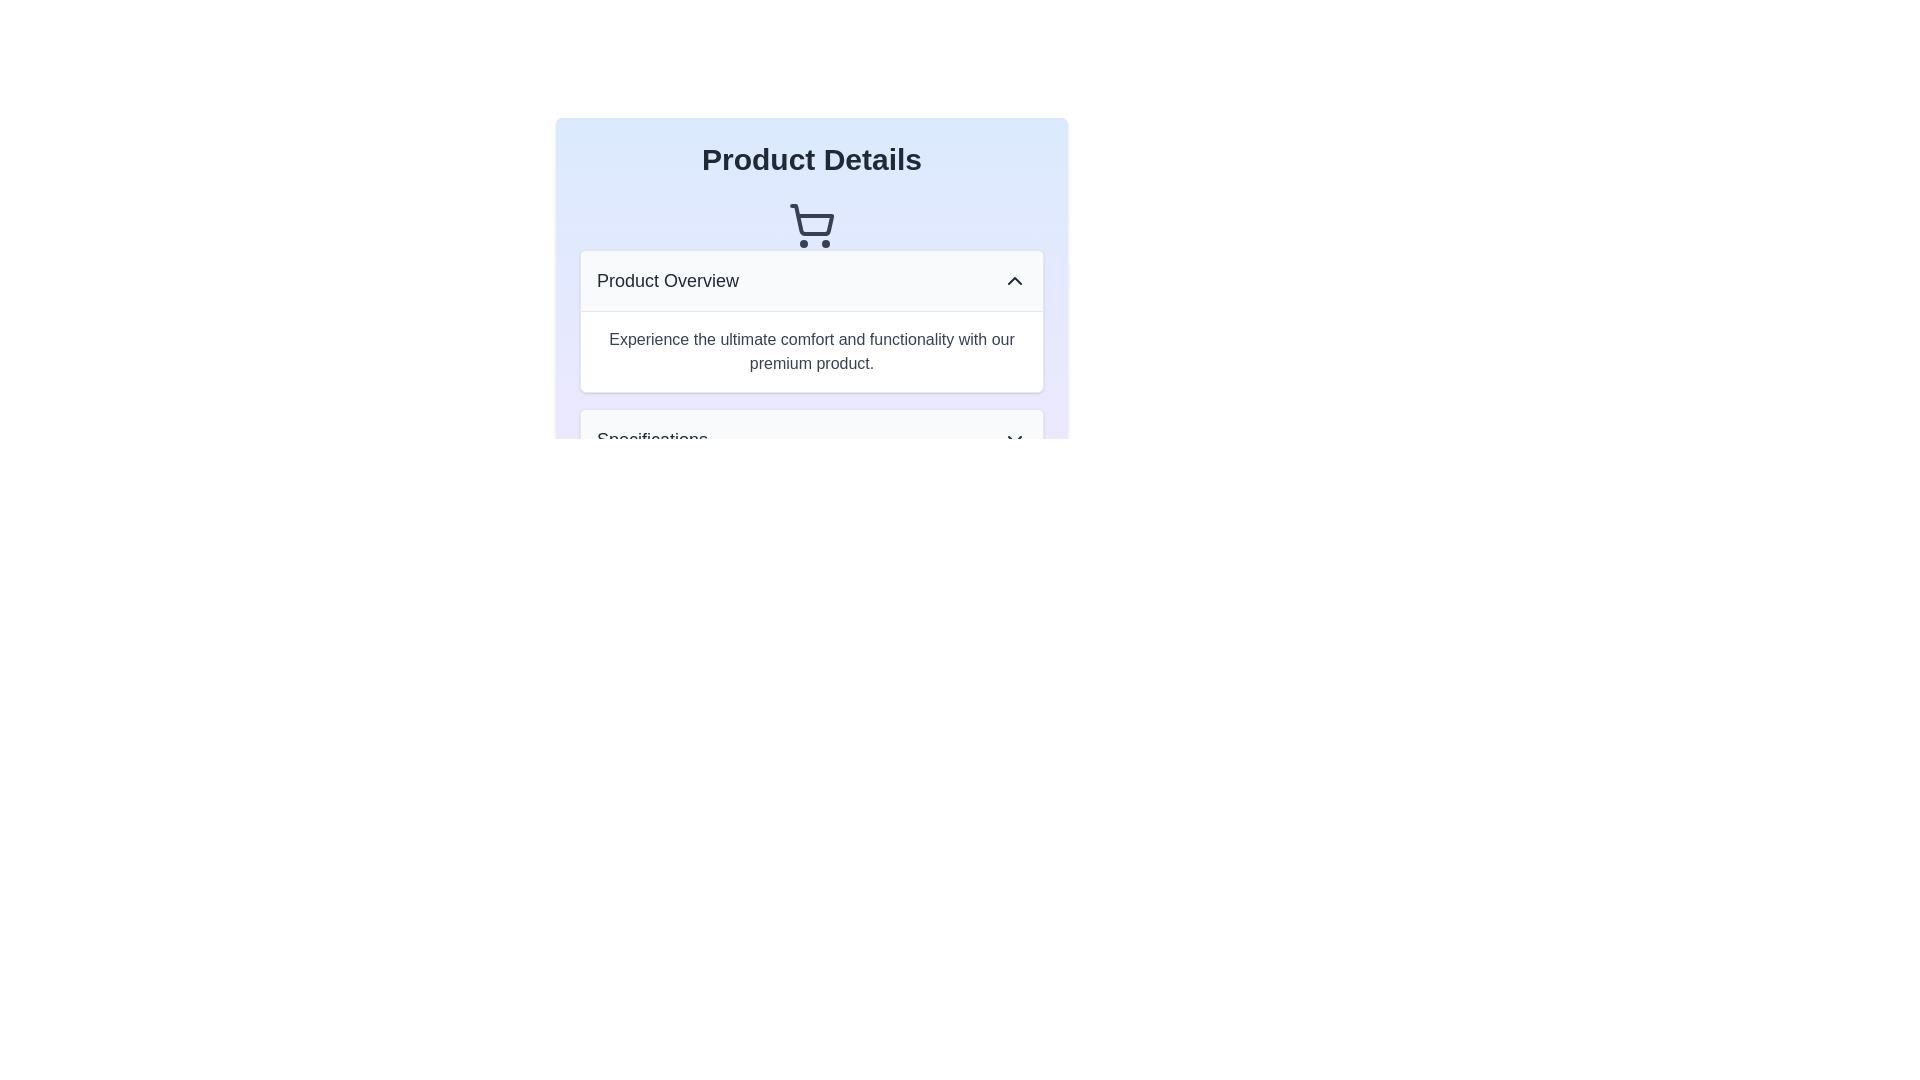 This screenshot has width=1920, height=1080. I want to click on text content of the textual content block displaying 'Experience the ultimate comfort and functionality with our premium product.' located under the 'Product Overview' title section, so click(811, 350).